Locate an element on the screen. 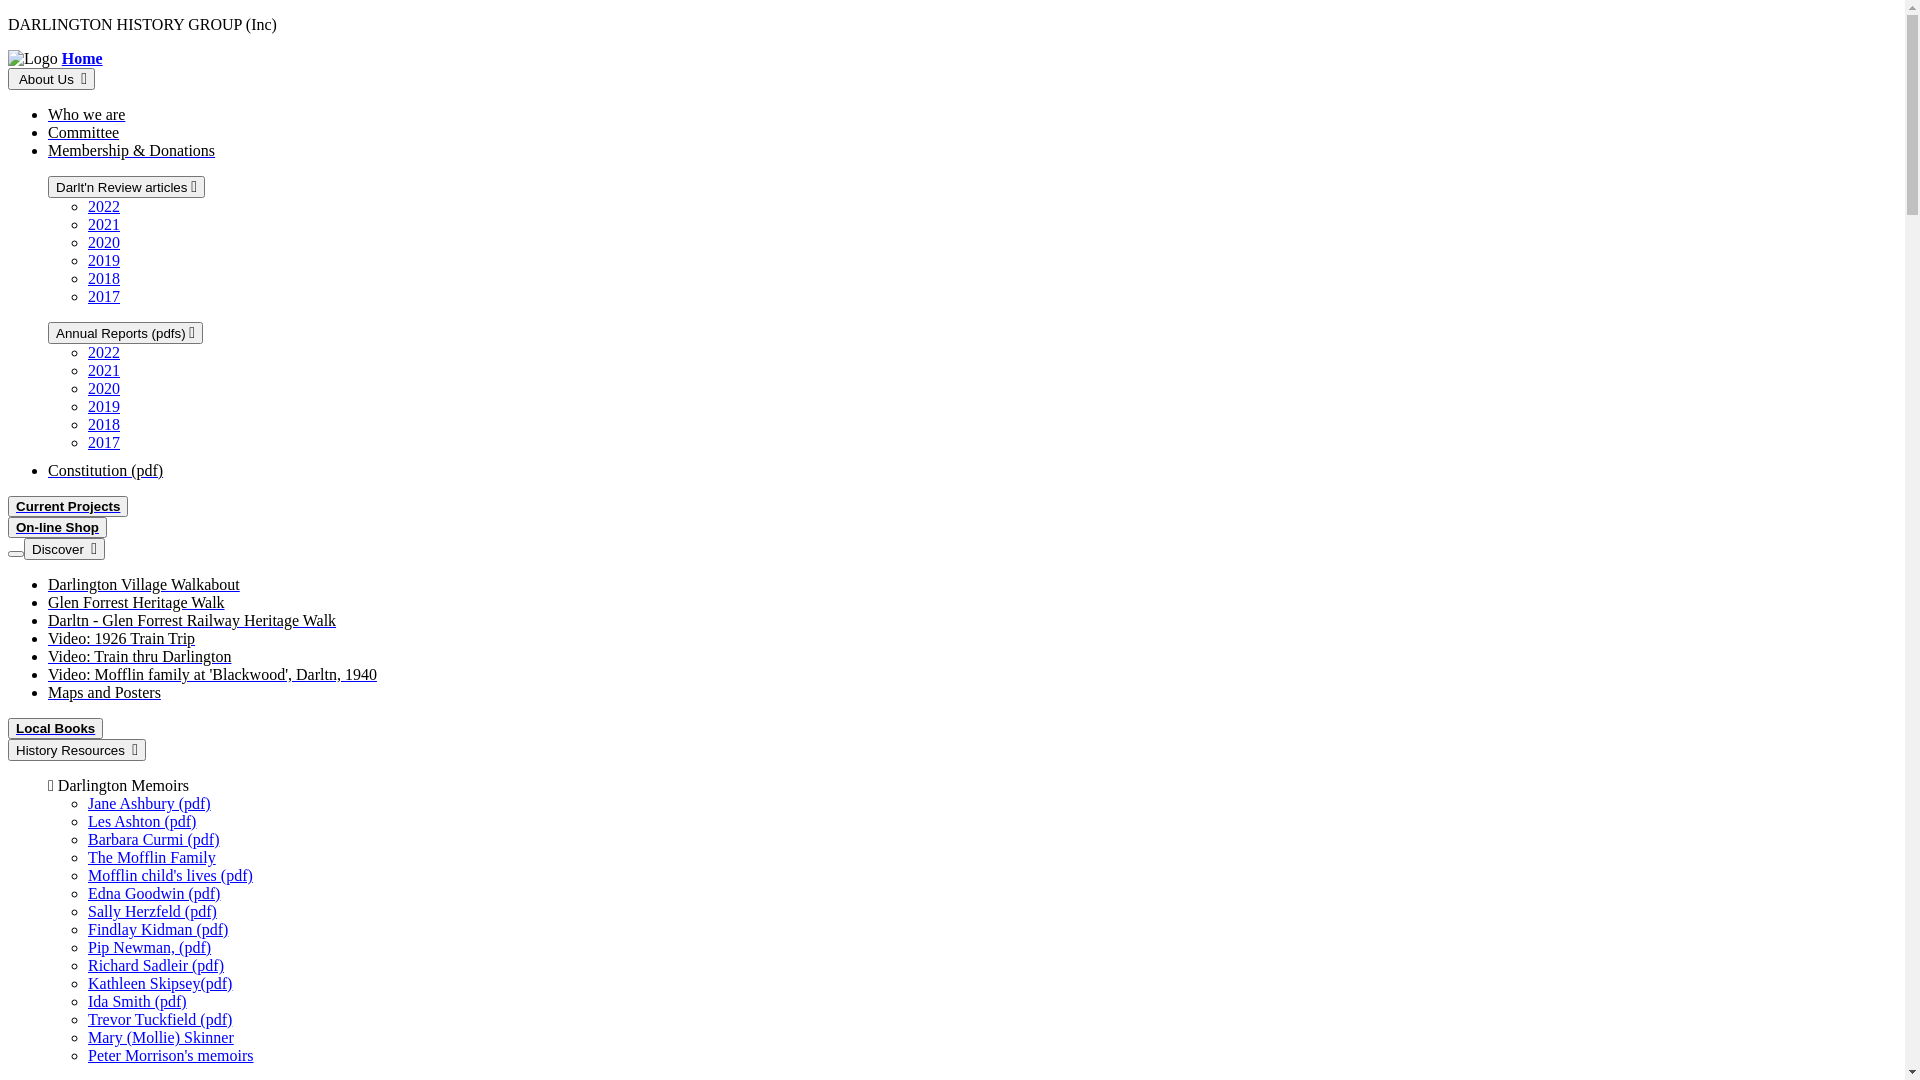 The width and height of the screenshot is (1920, 1080). 'Video: Mofflin family at 'Blackwood', Darltn, 1940' is located at coordinates (212, 674).